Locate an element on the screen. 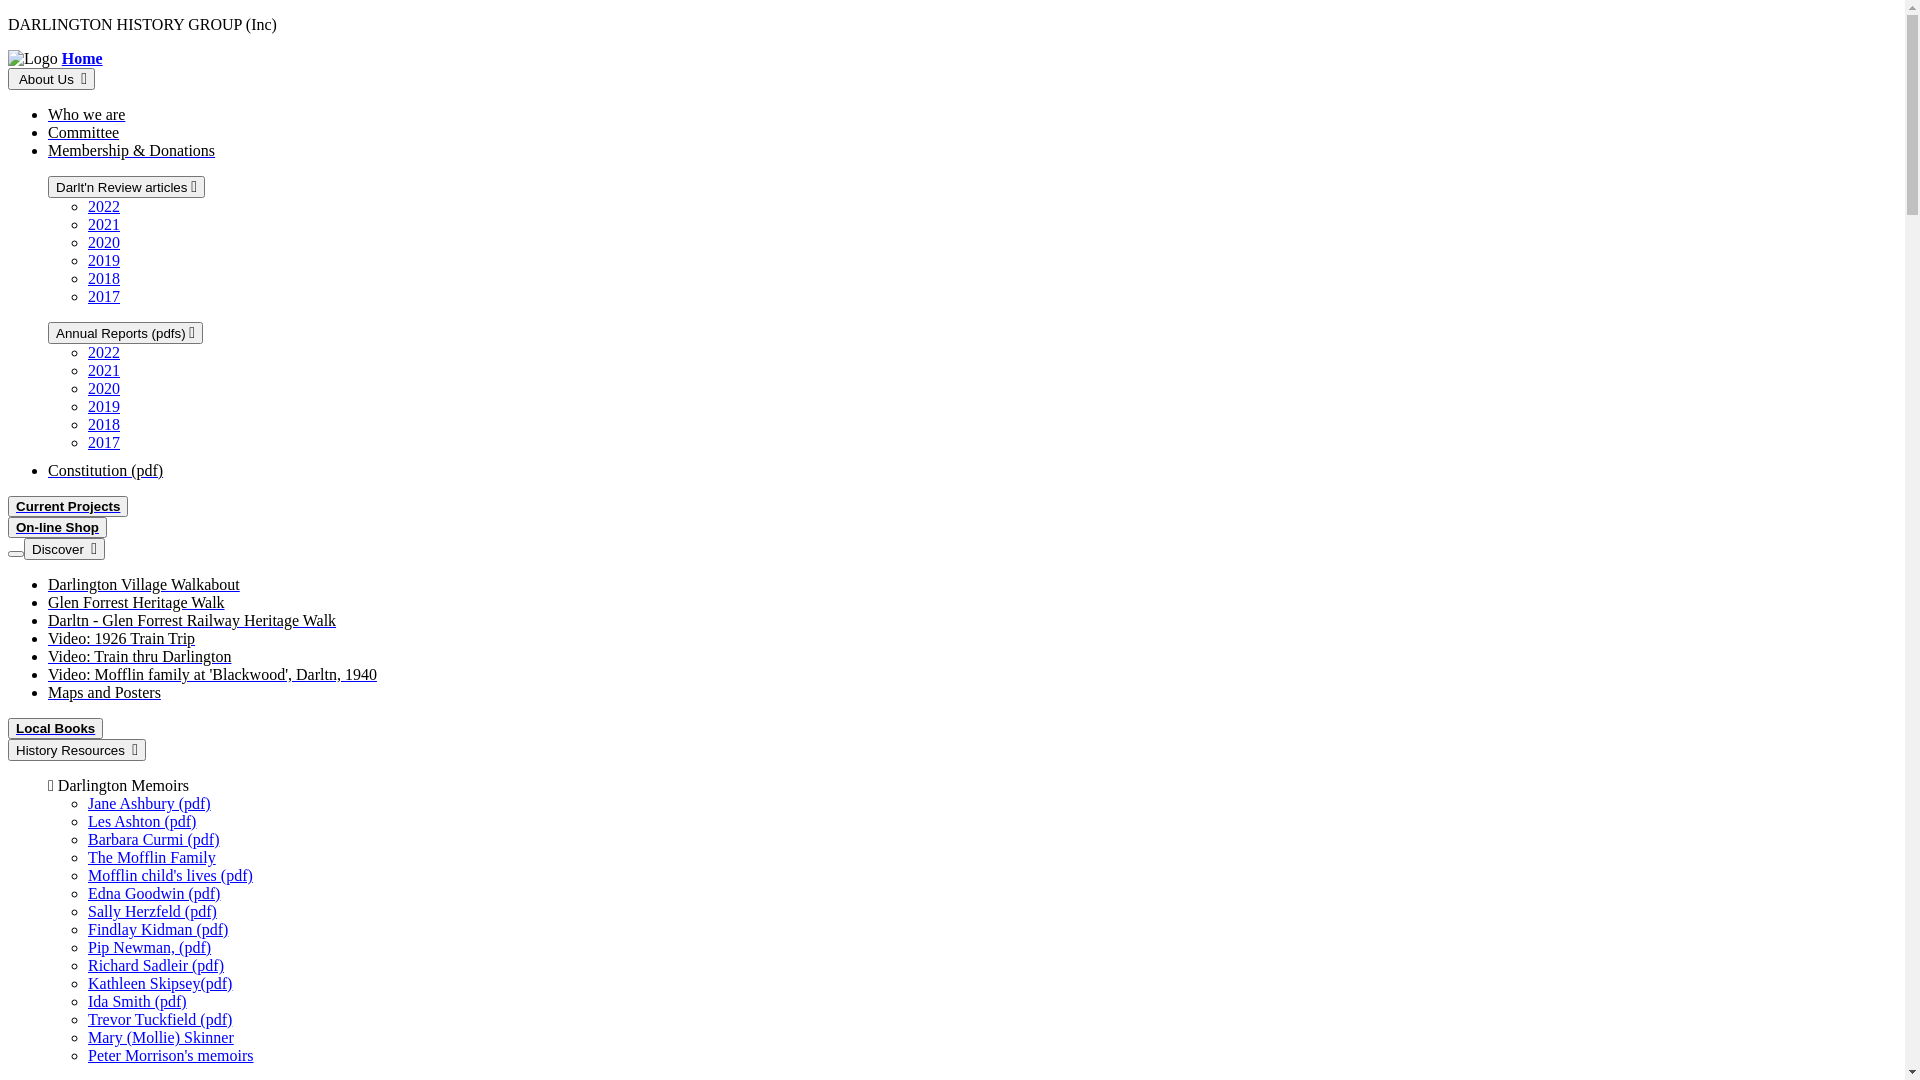 The width and height of the screenshot is (1920, 1080). 'Video: Mofflin family at 'Blackwood', Darltn, 1940' is located at coordinates (212, 674).